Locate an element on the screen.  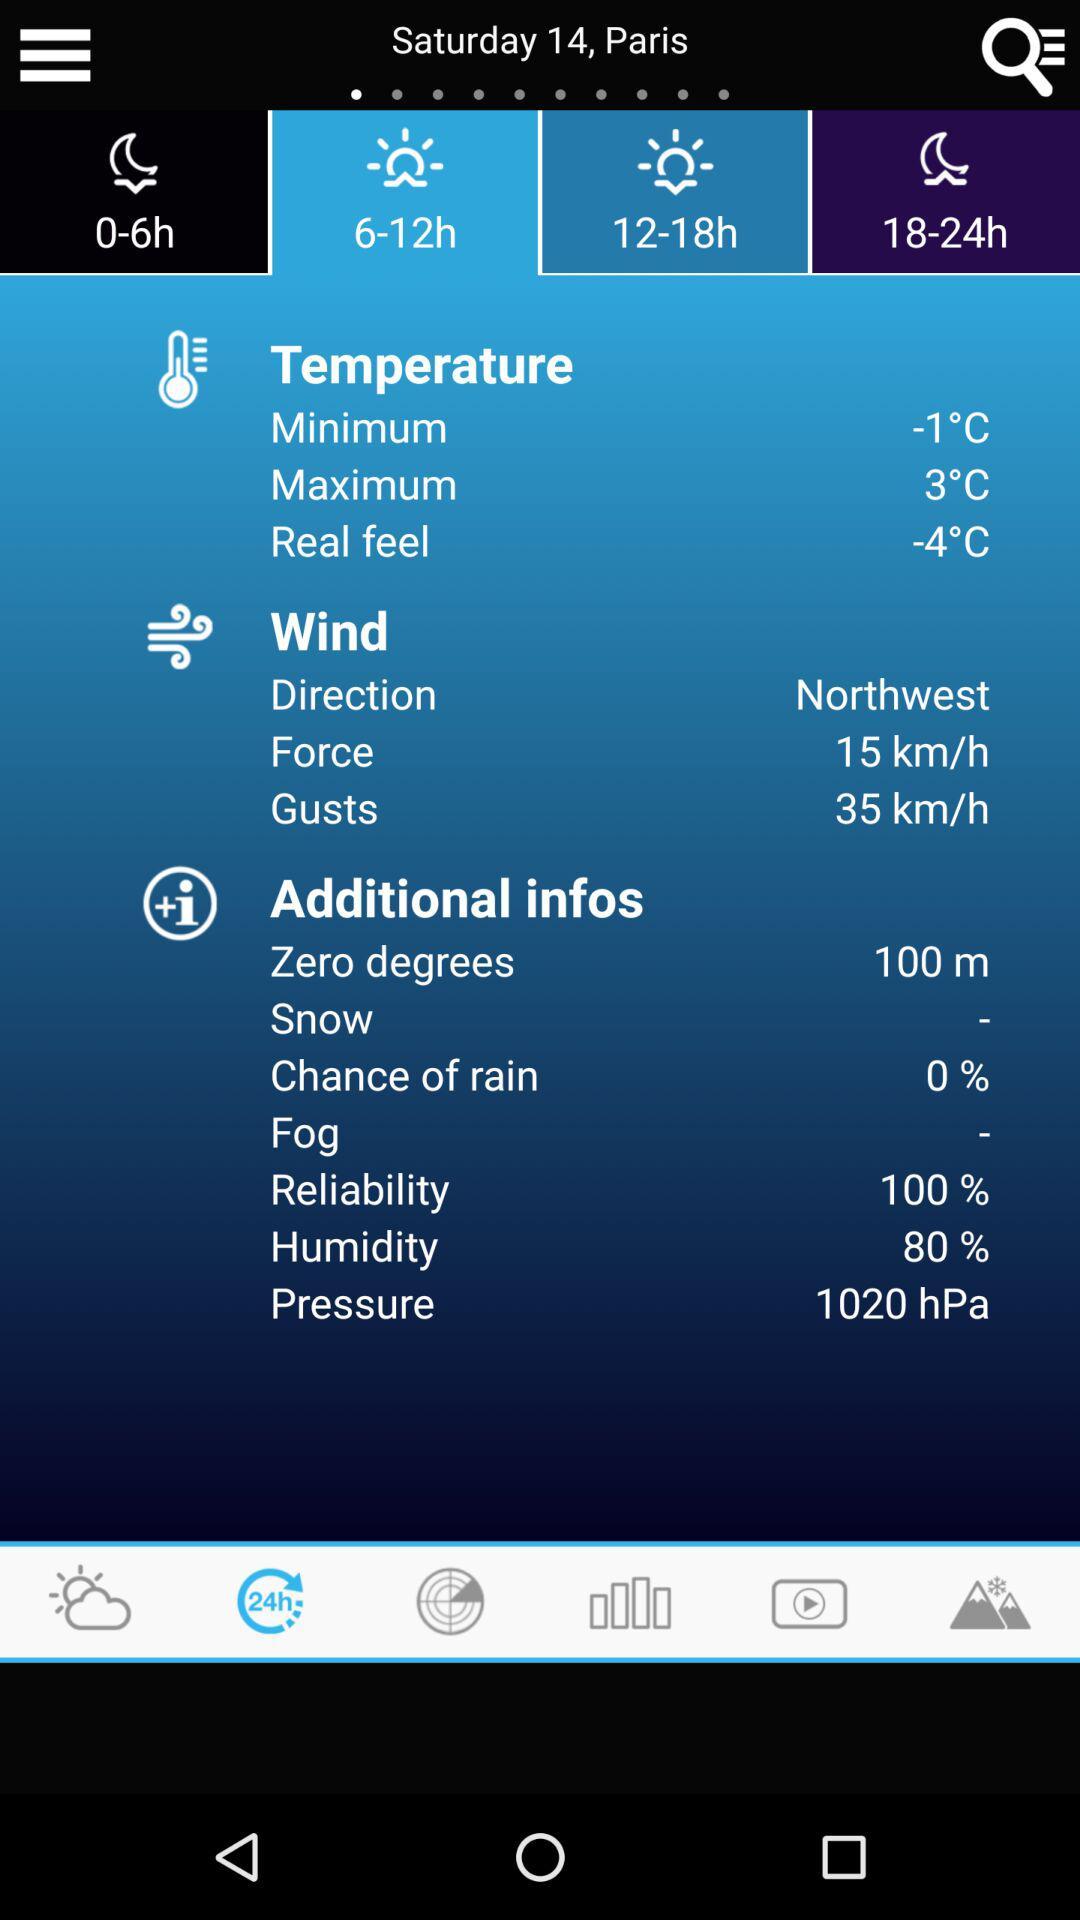
the app to the right of the 0-6h app is located at coordinates (405, 192).